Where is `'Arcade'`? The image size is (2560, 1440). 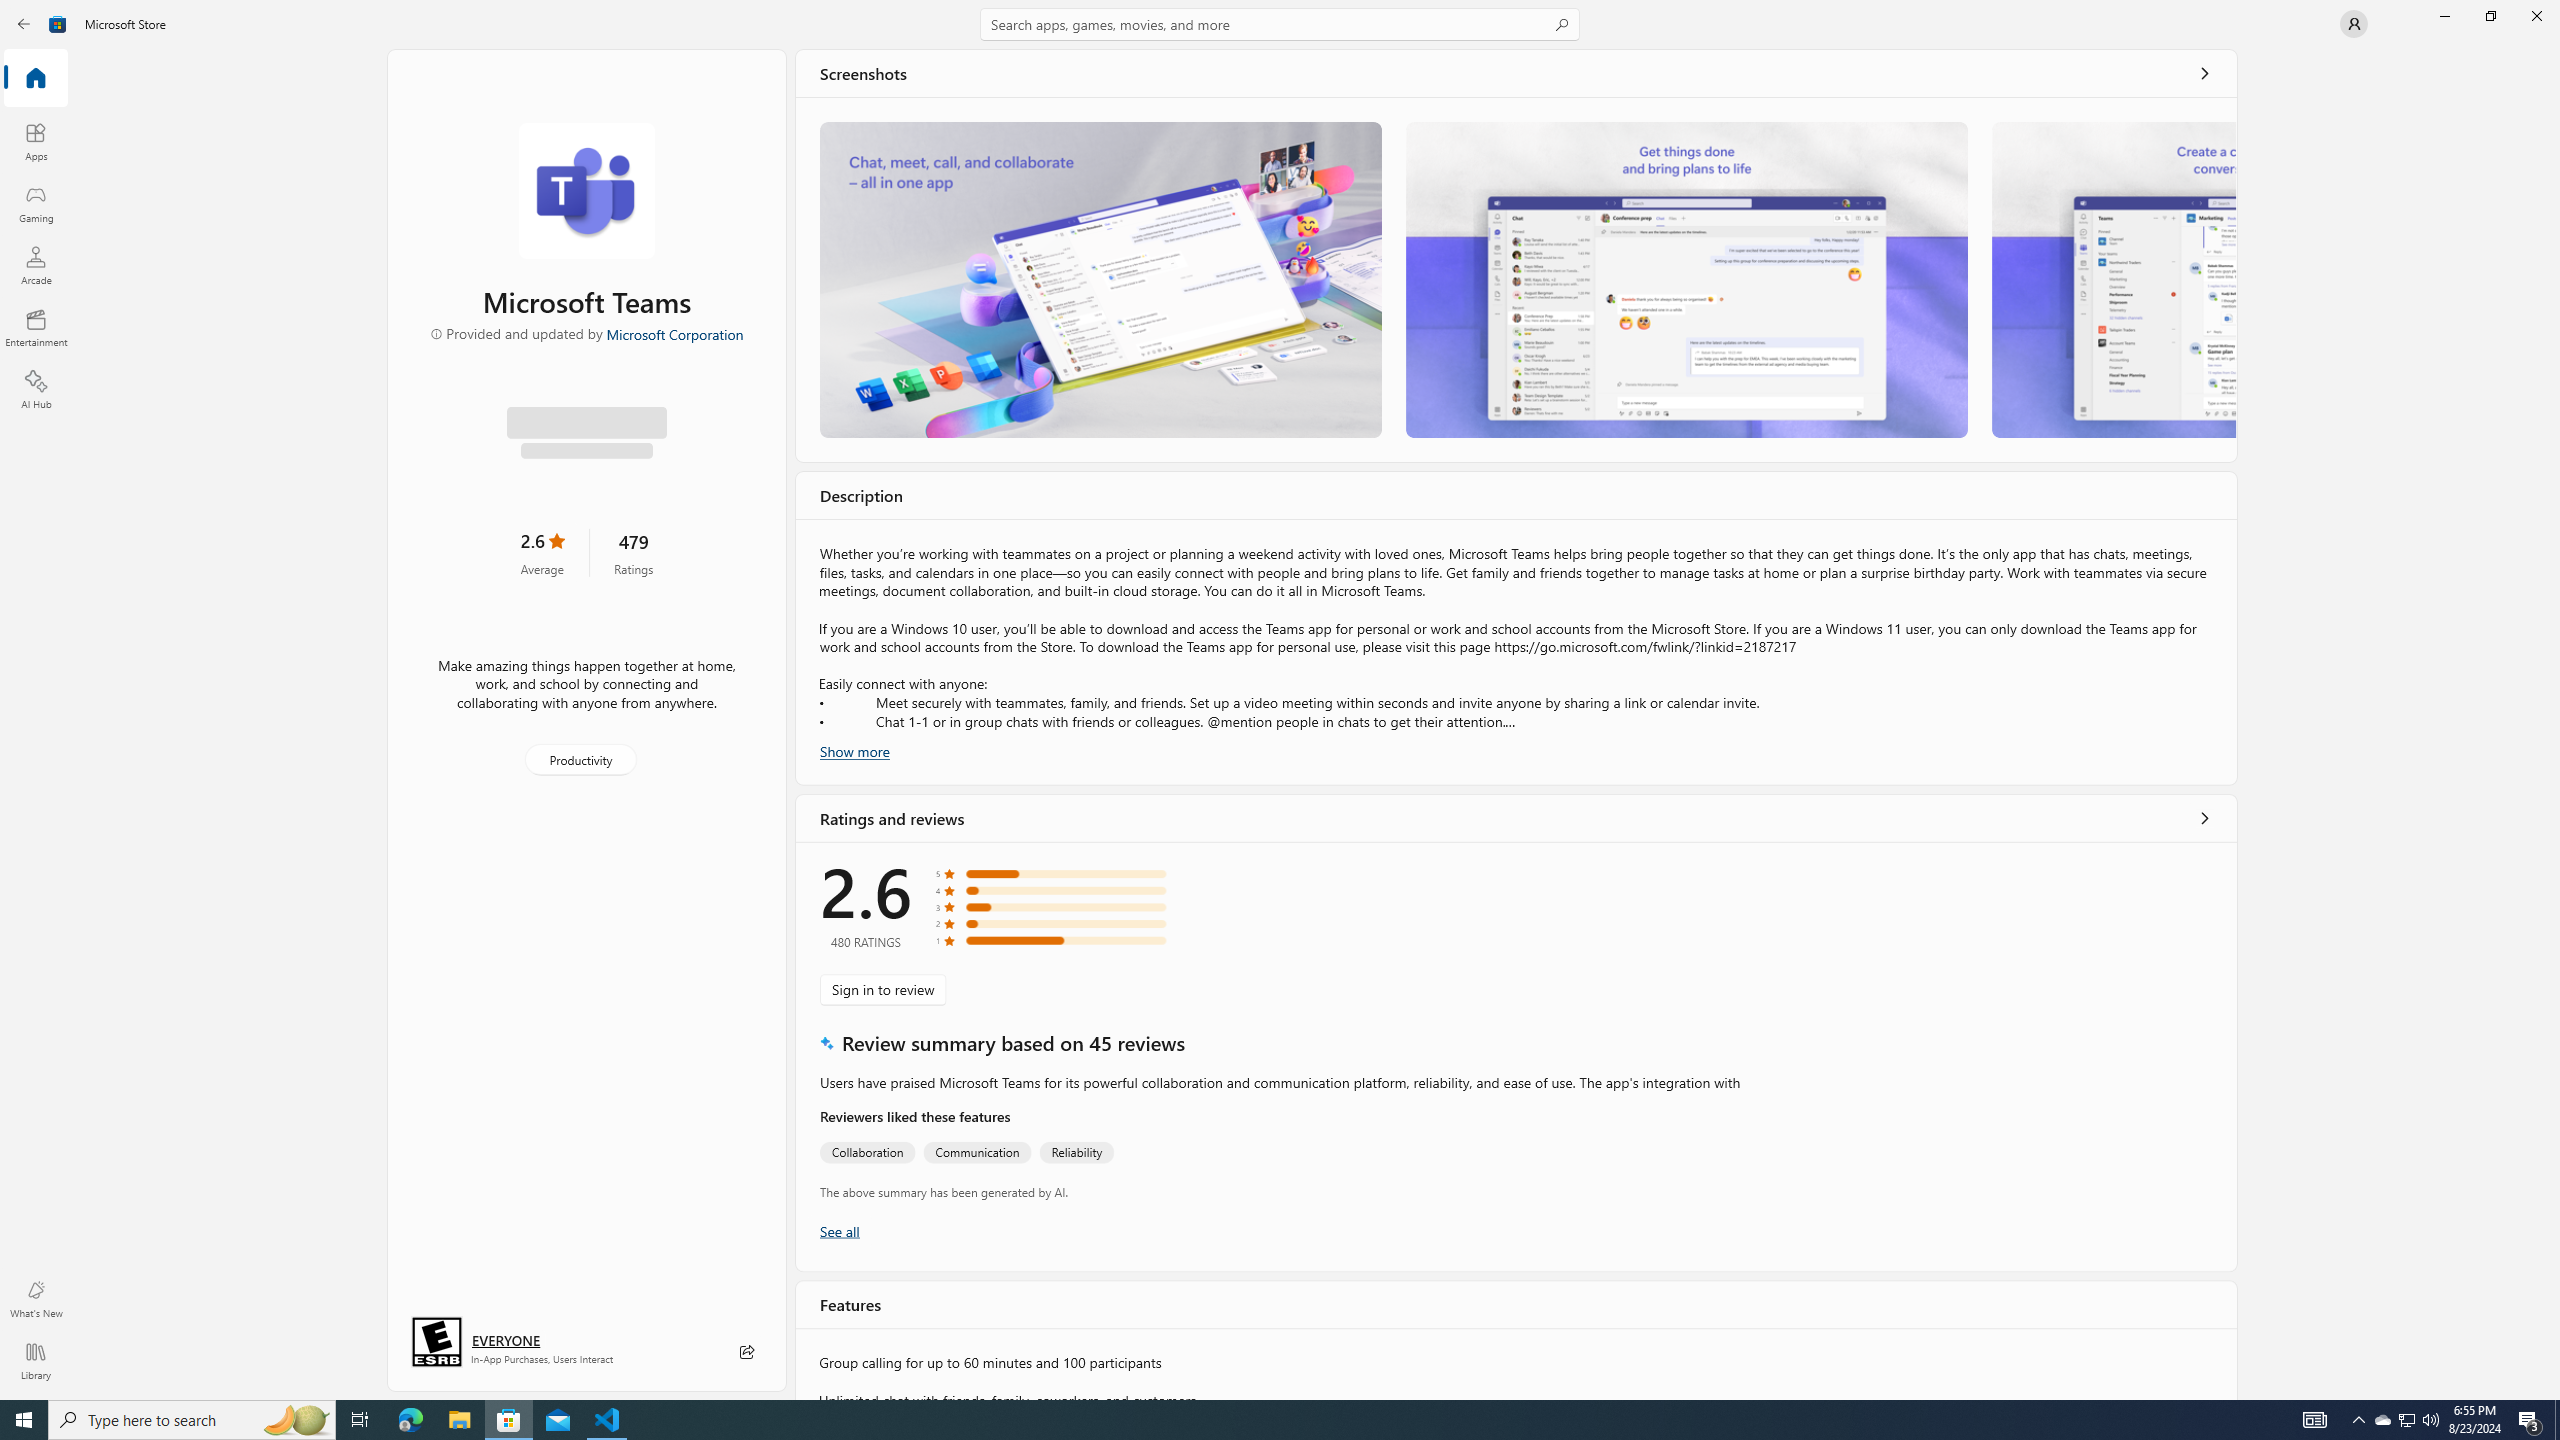
'Arcade' is located at coordinates (34, 264).